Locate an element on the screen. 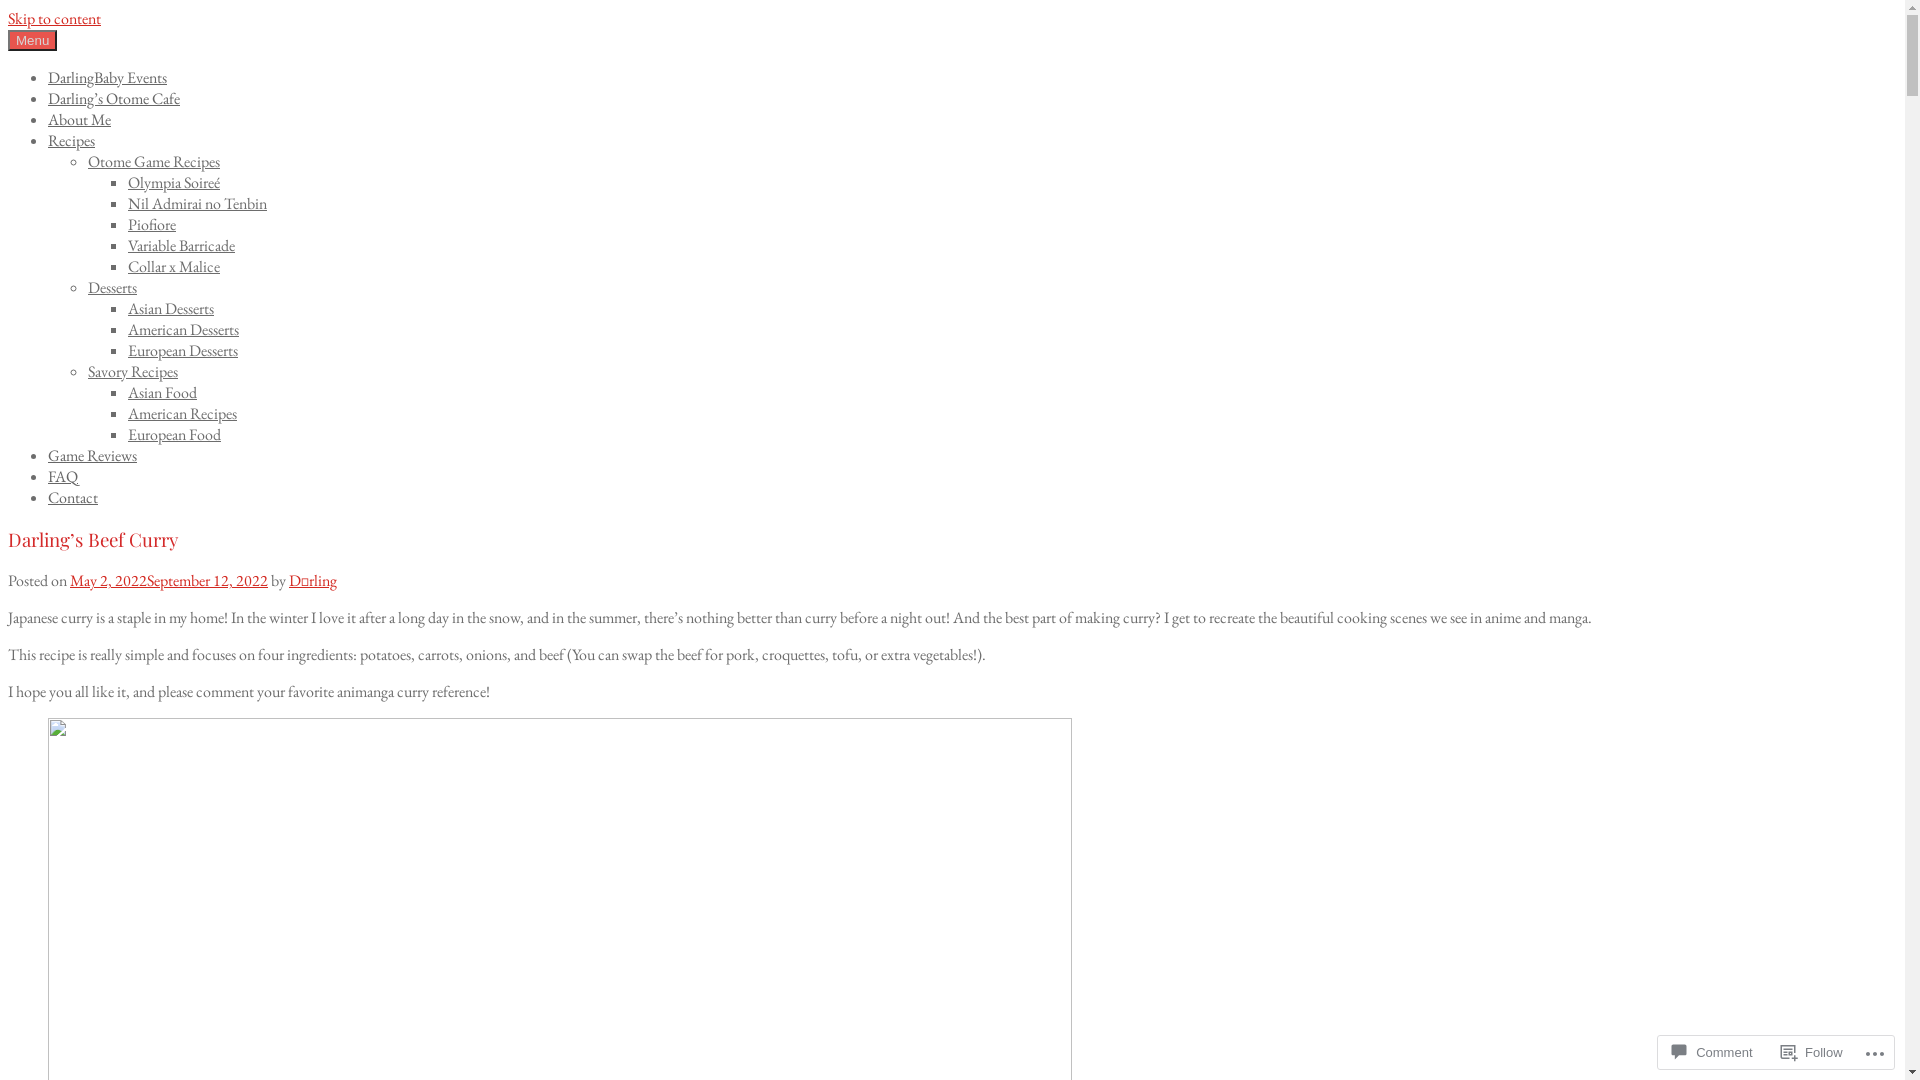 This screenshot has height=1080, width=1920. 'American Recipes' is located at coordinates (182, 412).